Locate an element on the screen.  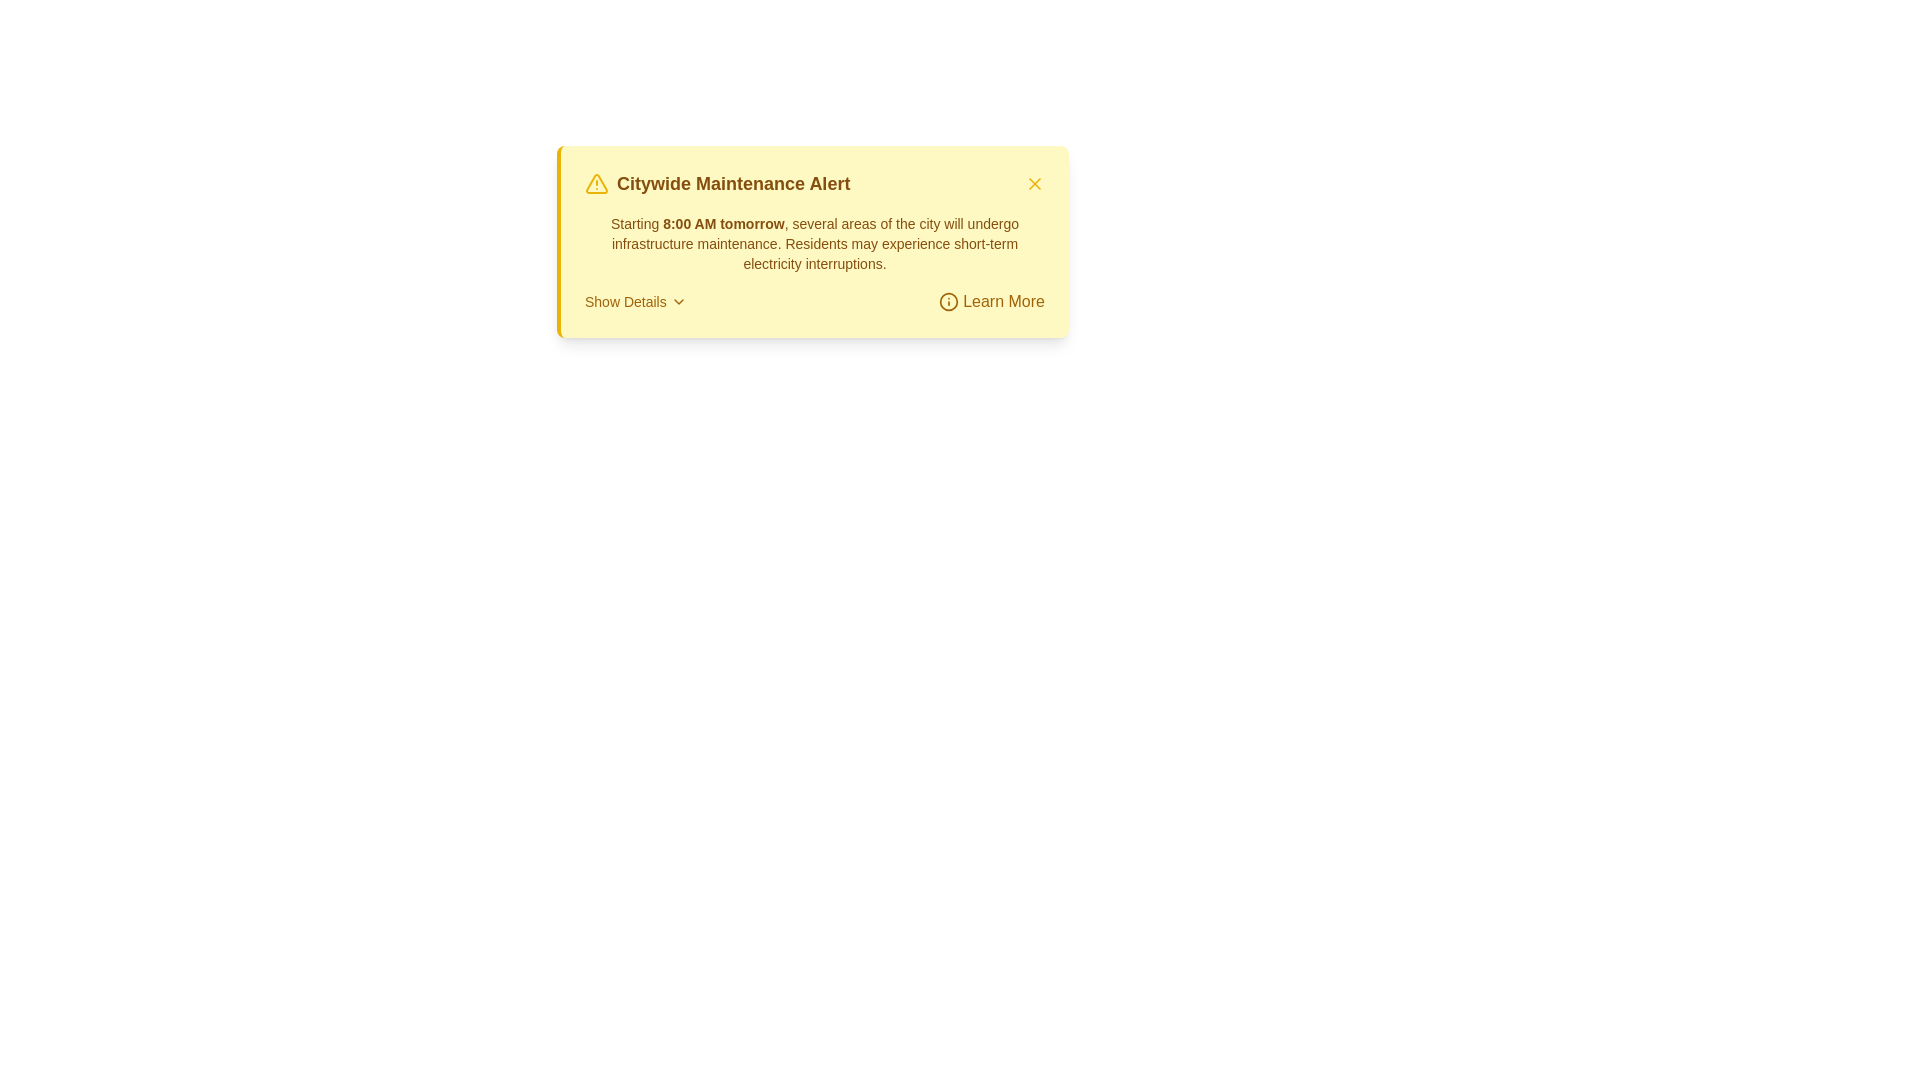
the outermost circular part of the graphical icon located to the left of the 'Learn More' title text in the notification card is located at coordinates (948, 301).